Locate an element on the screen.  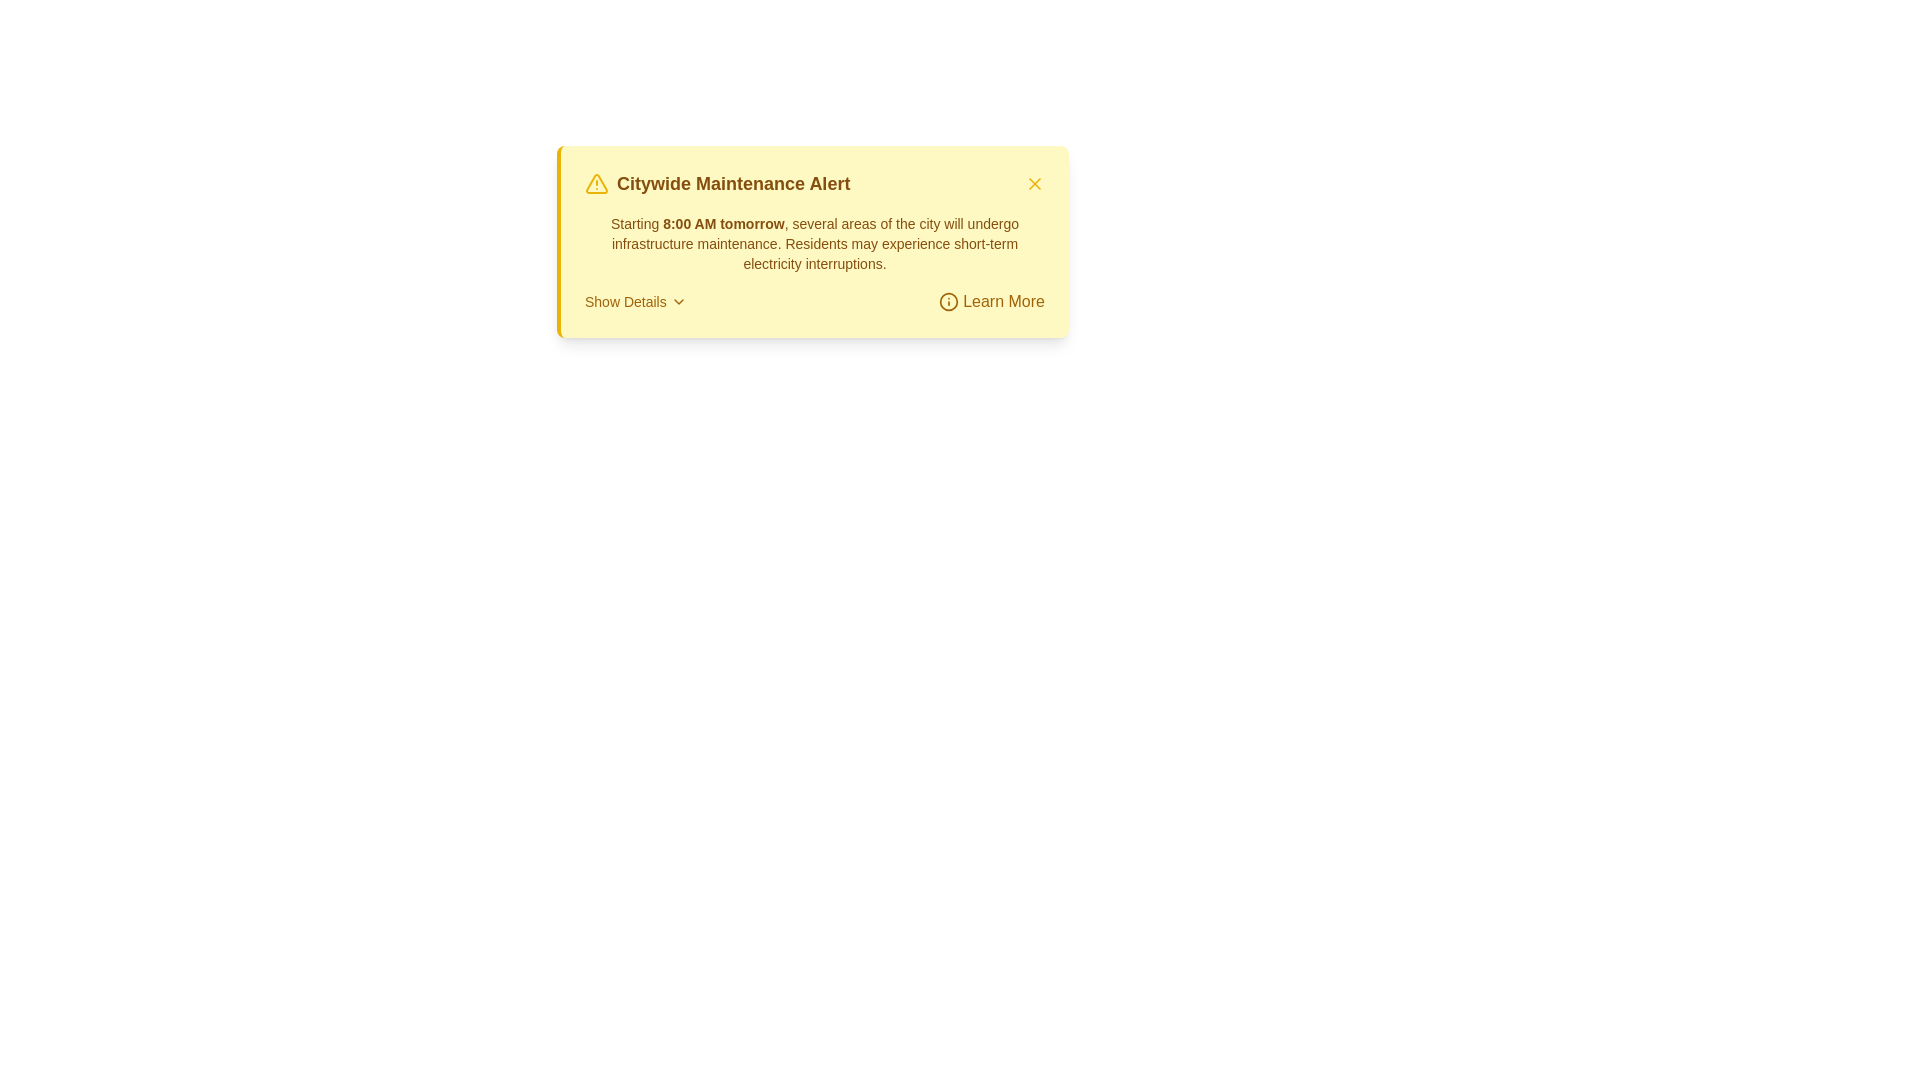
the outermost circular part of the graphical icon located to the left of the 'Learn More' title text in the notification card is located at coordinates (948, 301).